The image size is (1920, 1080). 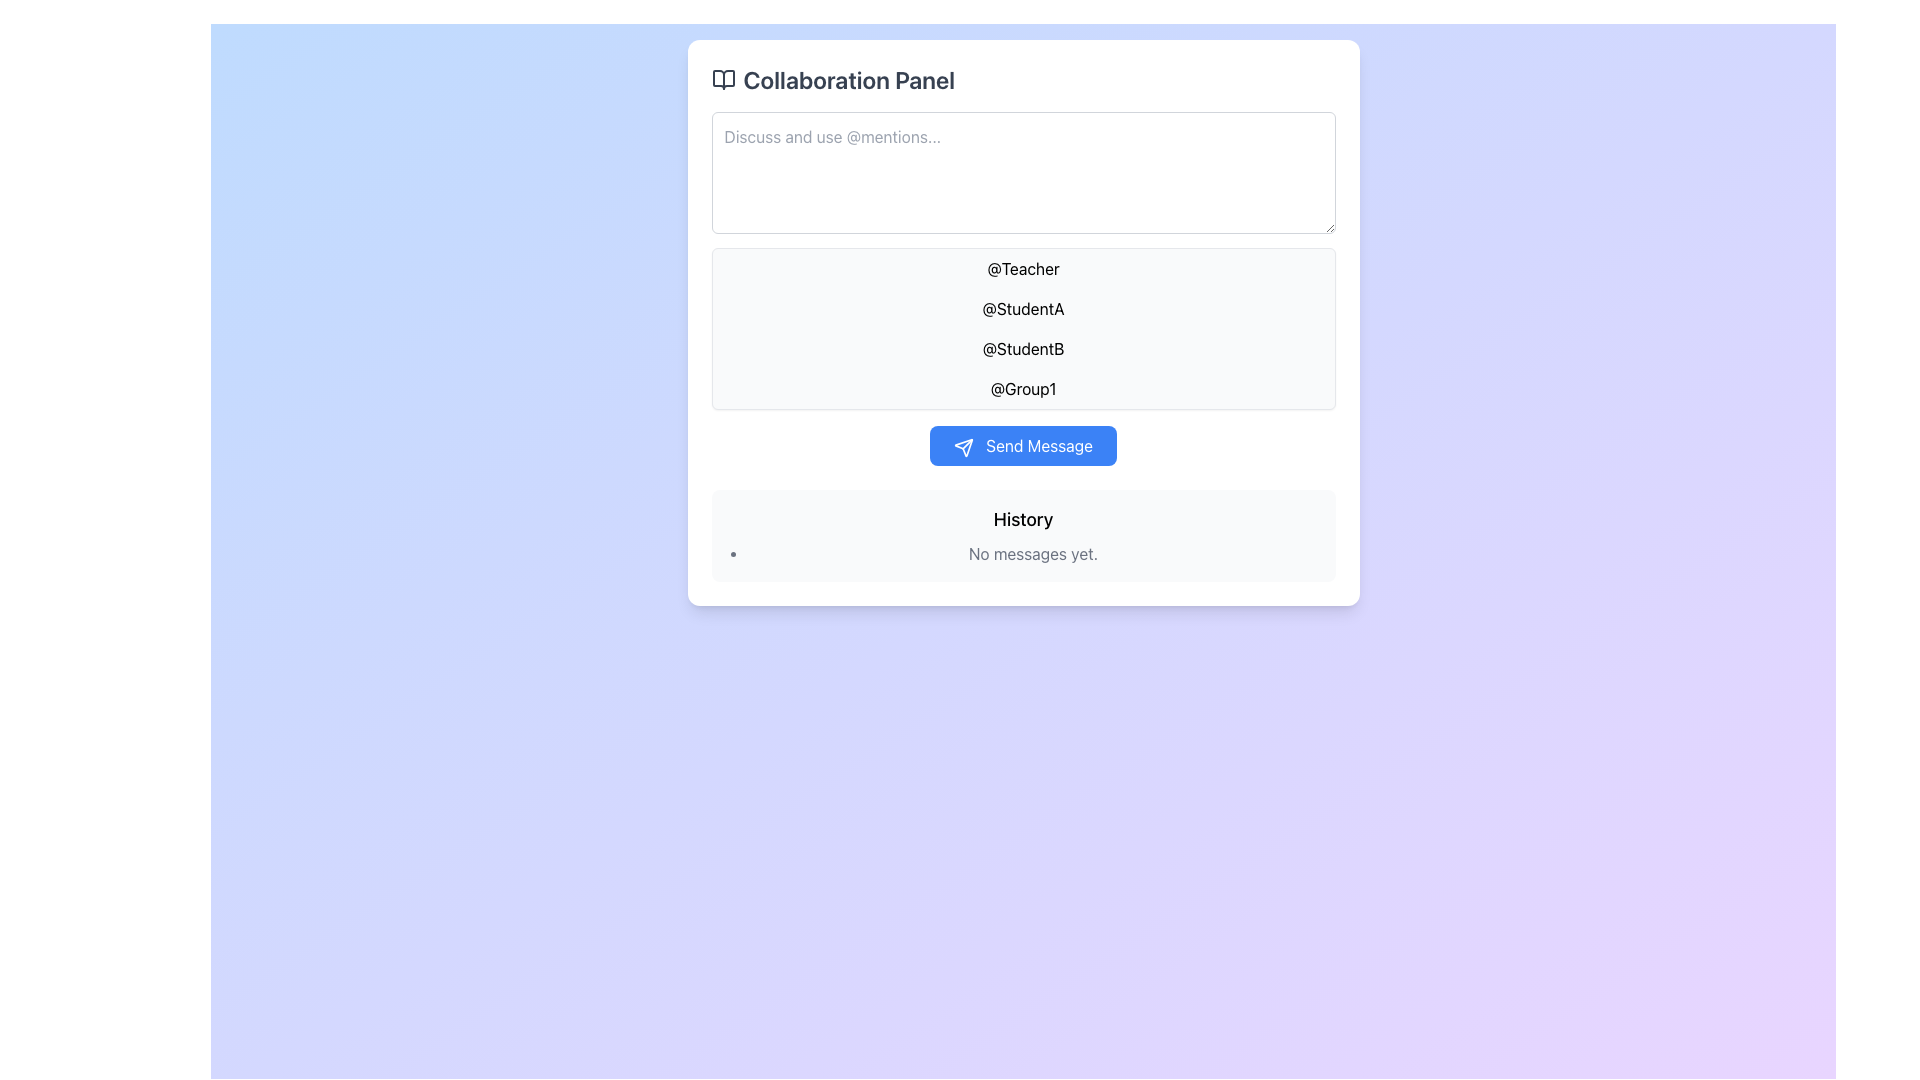 What do you see at coordinates (1023, 308) in the screenshot?
I see `the second list item in the vertical grouping of four, which is styled to suggest interactivity, located below '@Teacher' and above '@StudentB'` at bounding box center [1023, 308].